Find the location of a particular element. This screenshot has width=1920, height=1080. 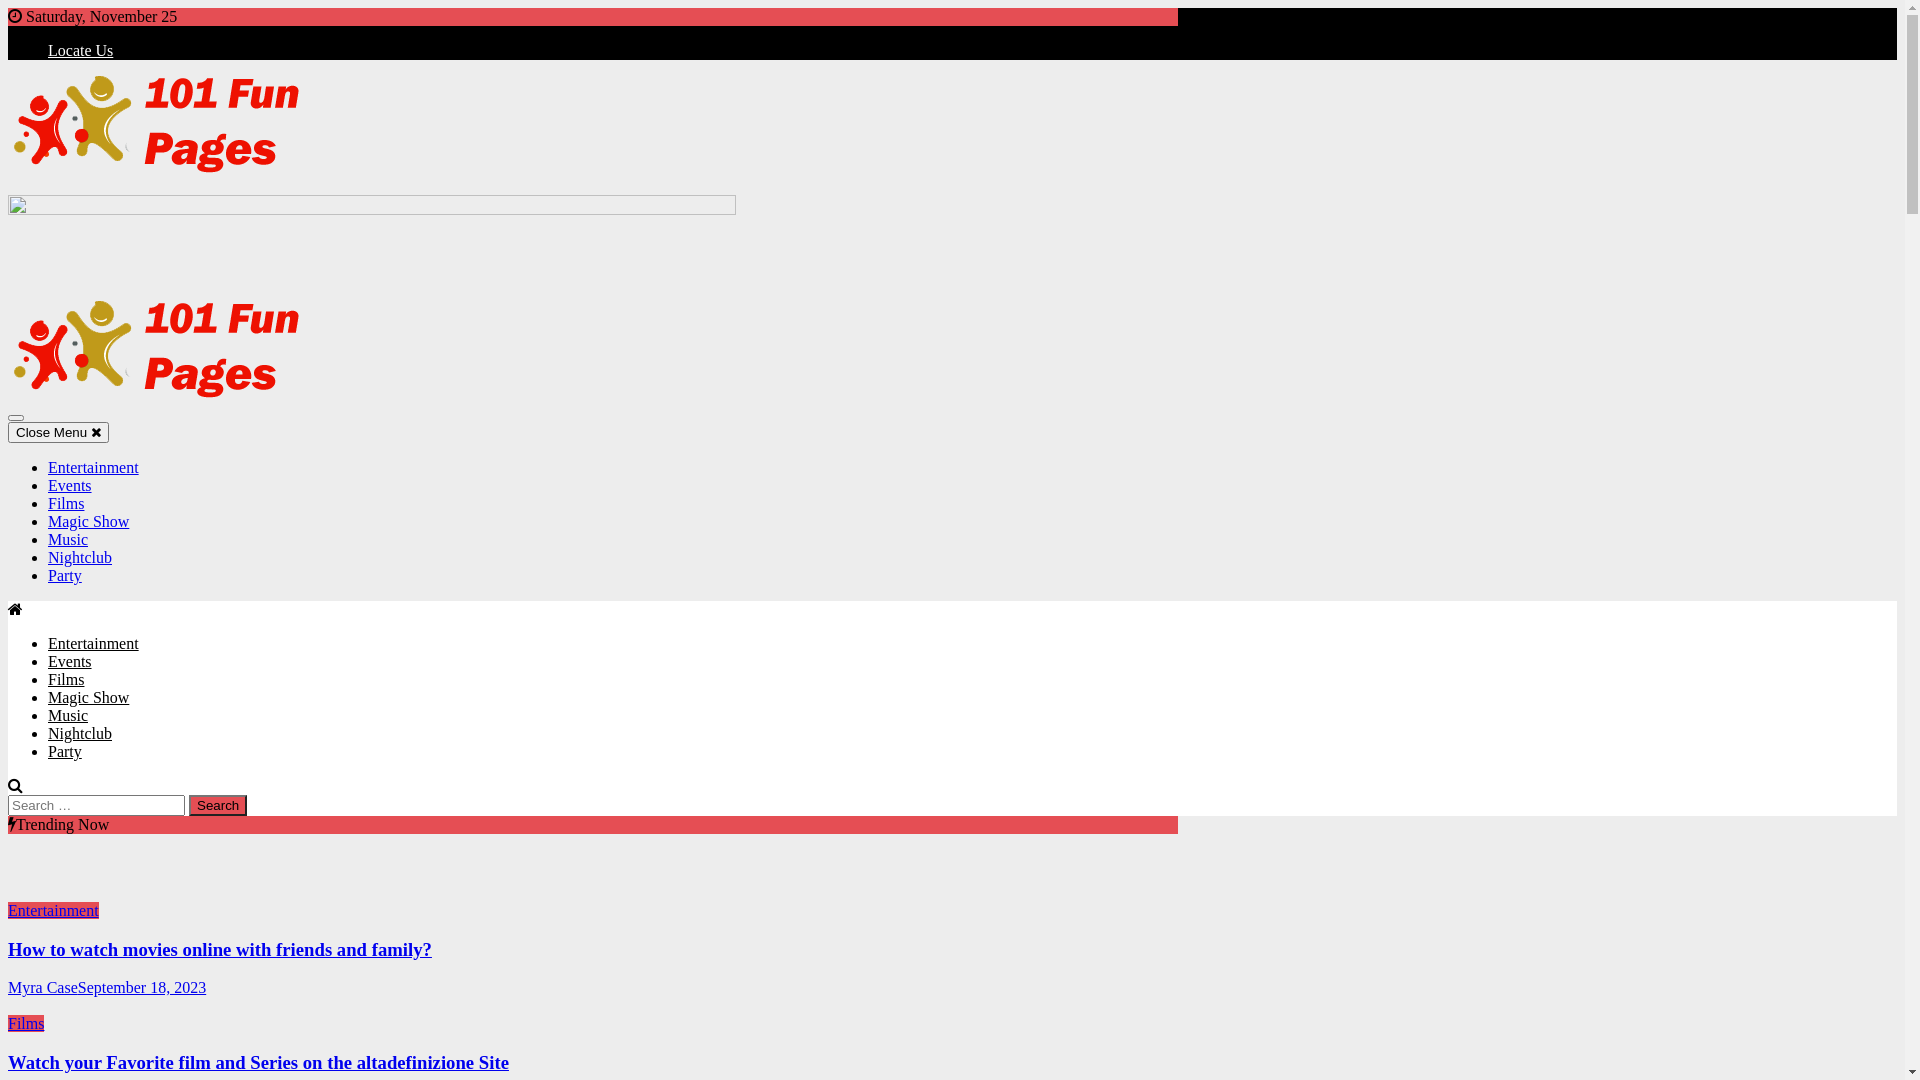

'Films' is located at coordinates (66, 678).